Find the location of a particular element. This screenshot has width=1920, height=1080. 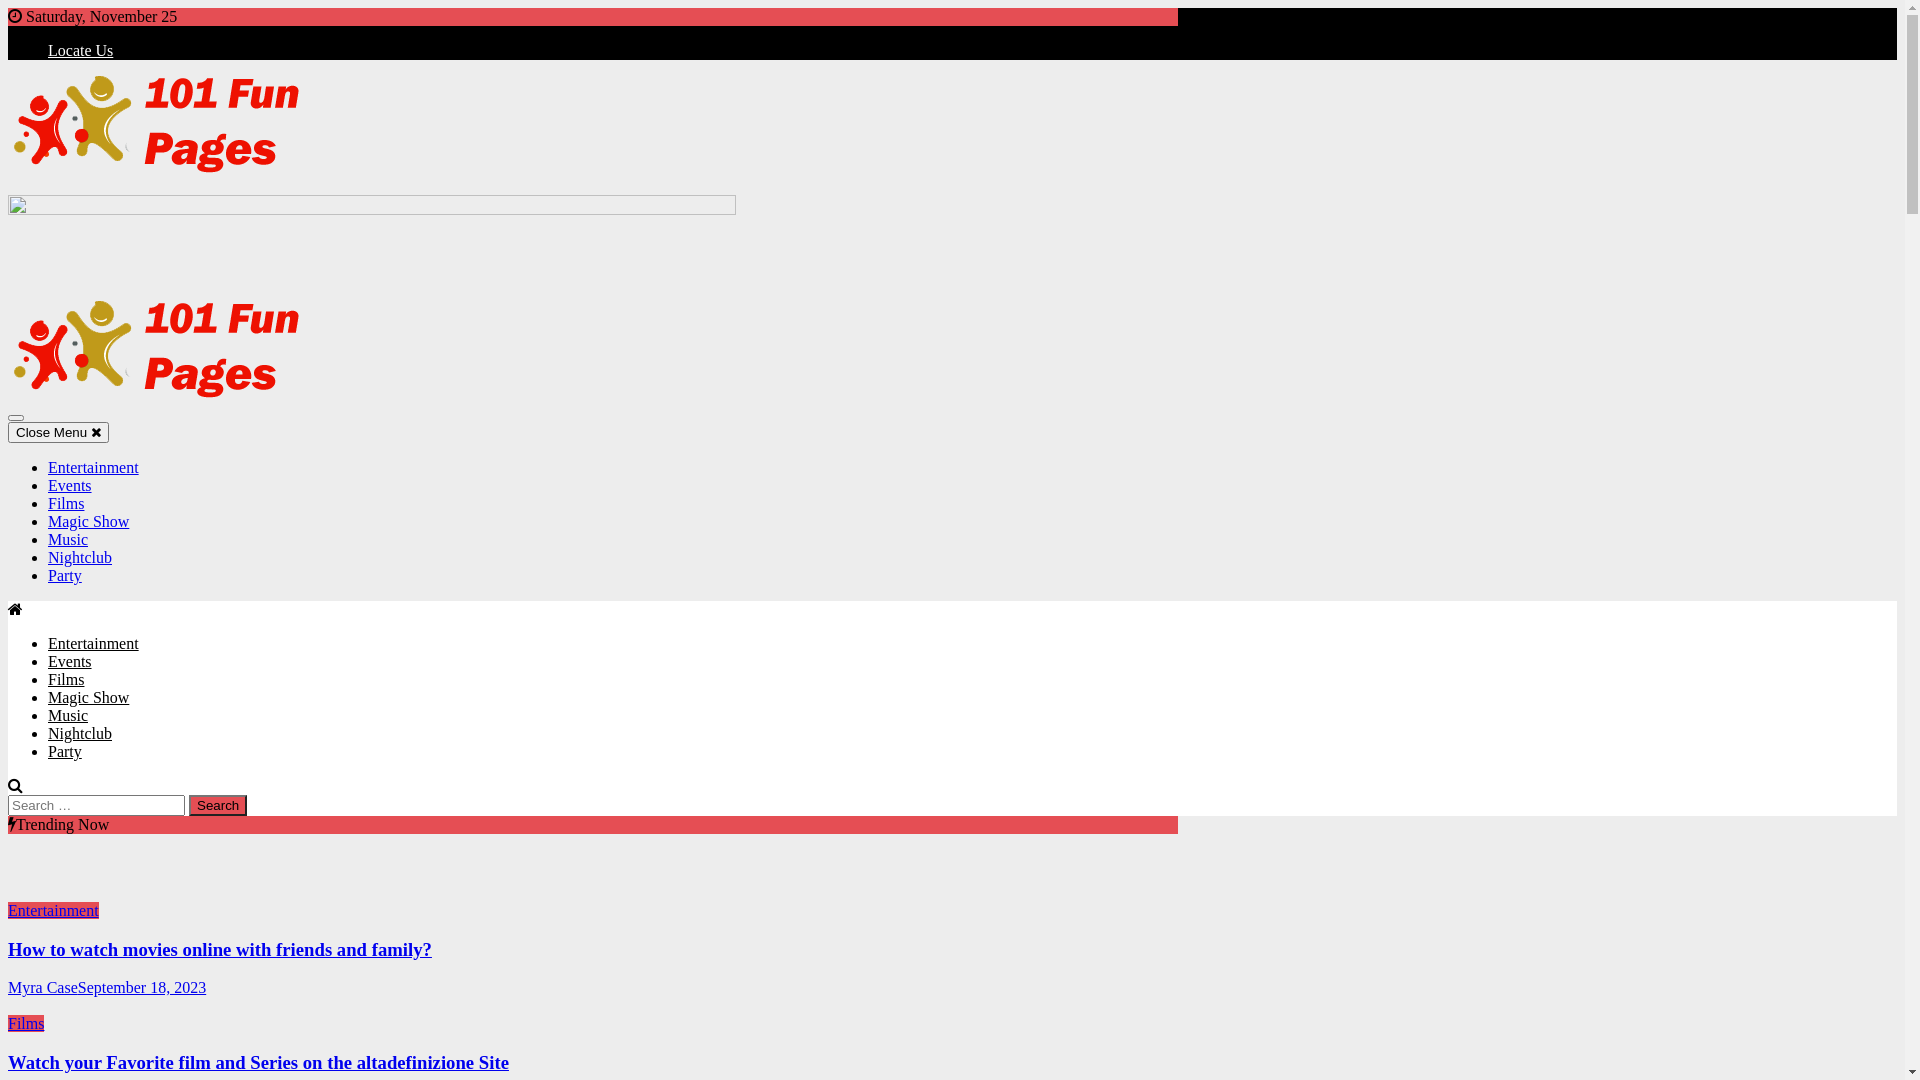

'Films' is located at coordinates (66, 678).